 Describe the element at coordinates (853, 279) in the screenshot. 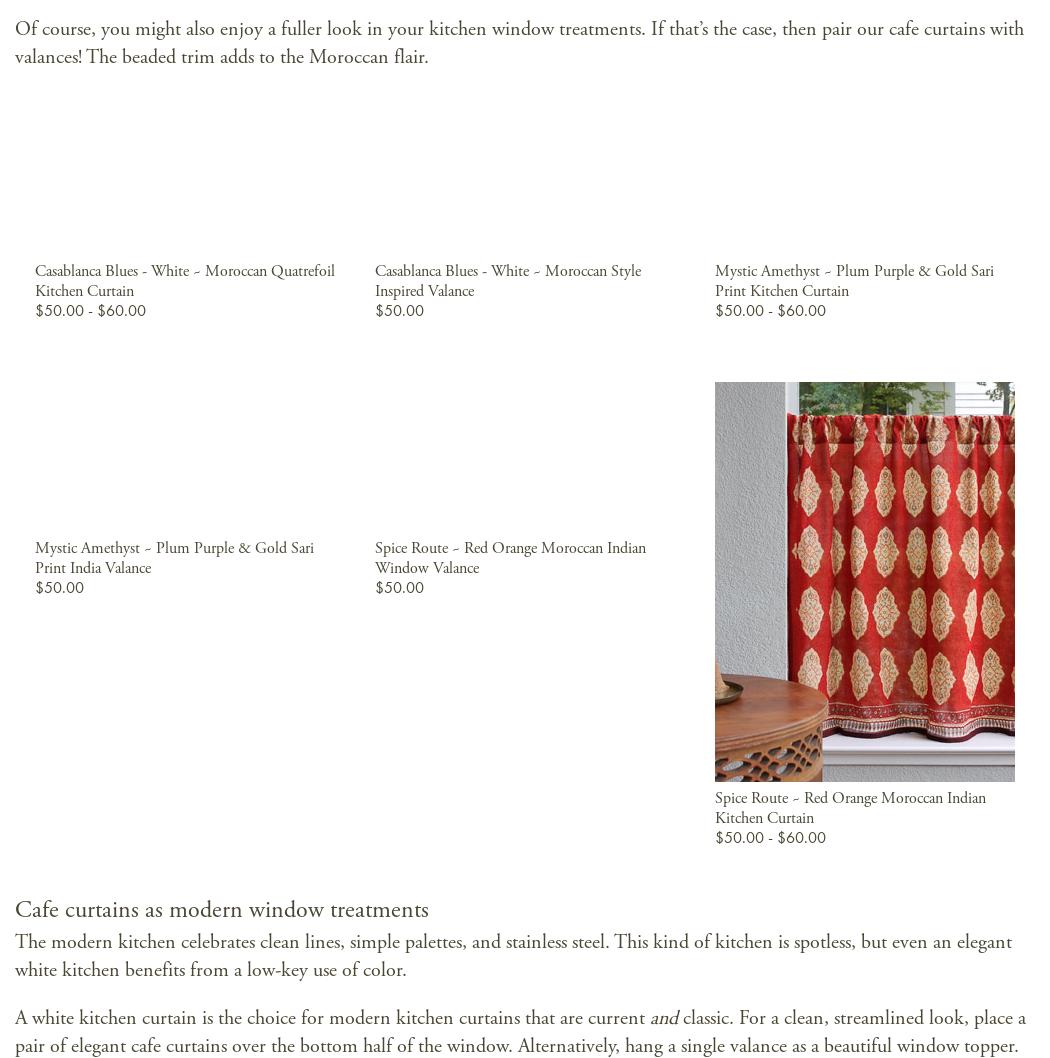

I see `'Mystic Amethyst ~ Plum Purple & Gold Sari Print Kitchen Curtain'` at that location.